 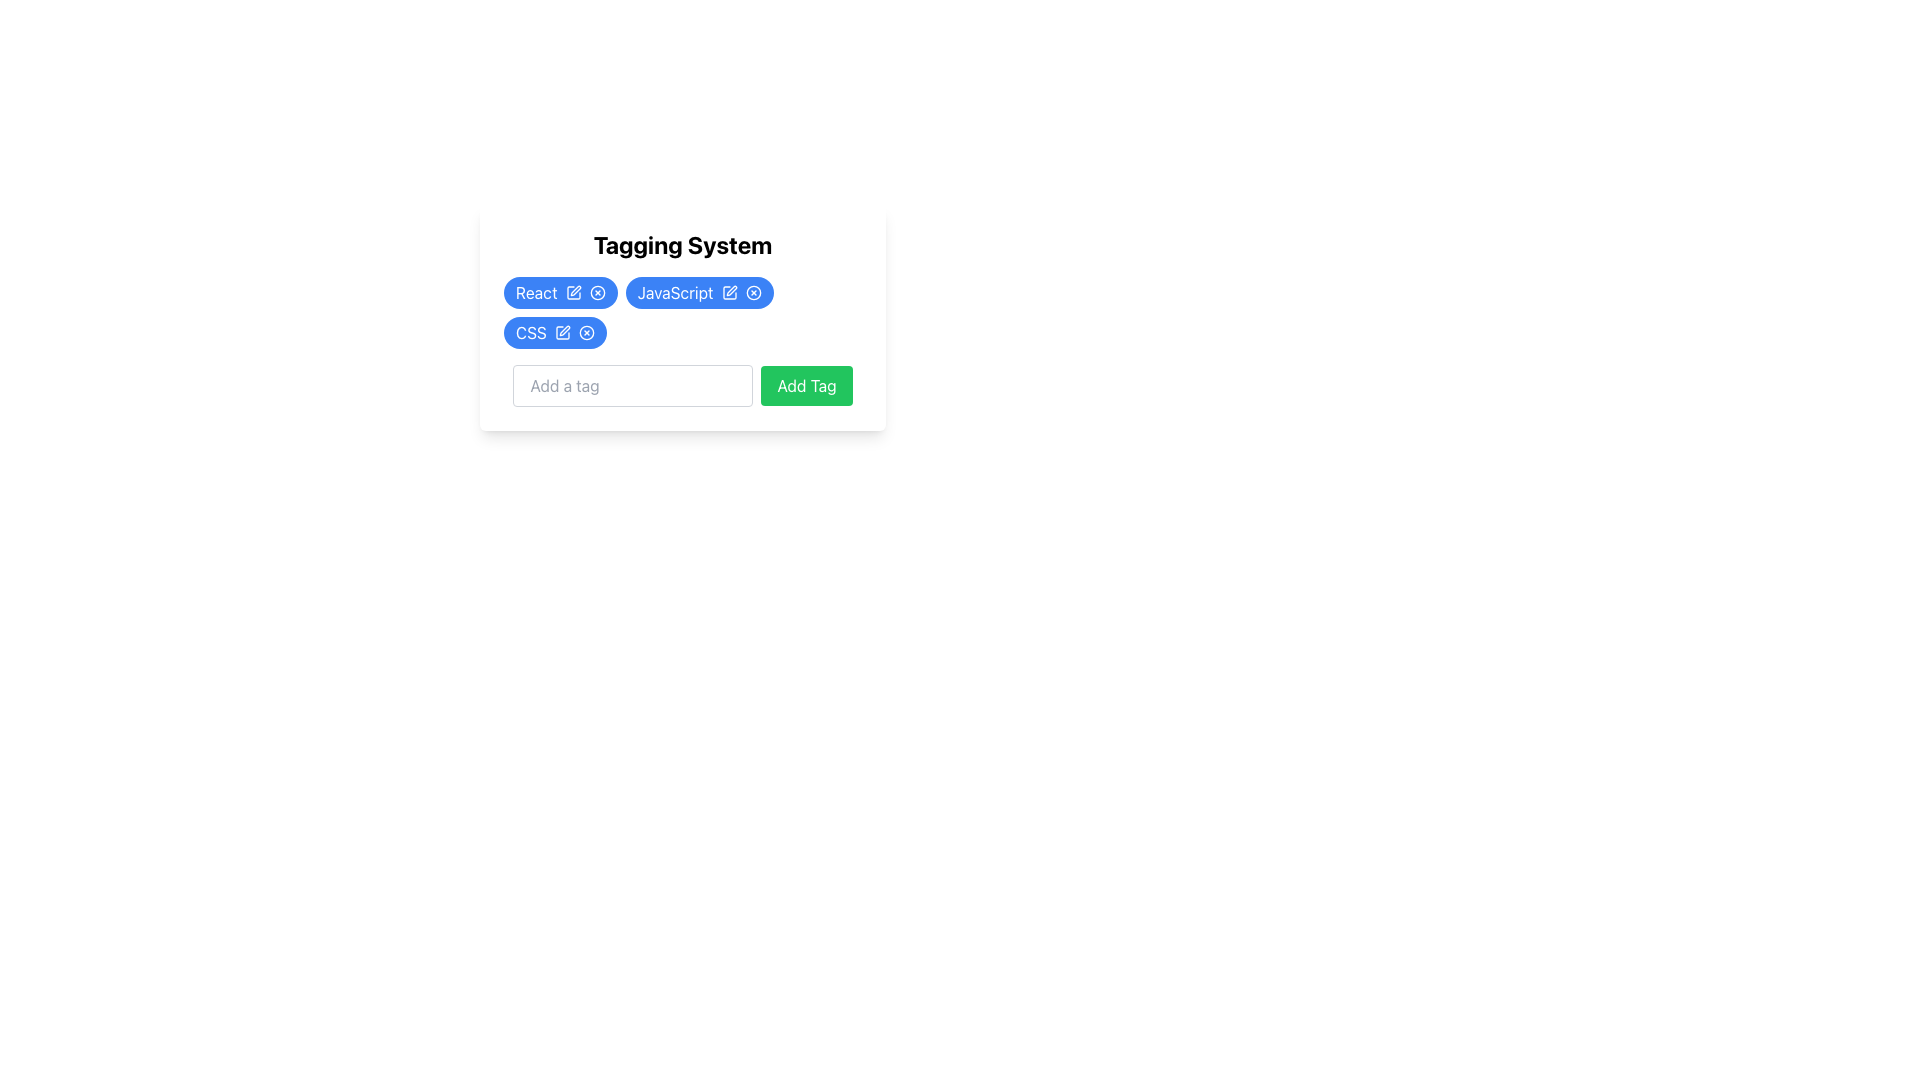 I want to click on the circular icon button with a blue background and a diagonal cross, located at the far right of the bottom row in the 'Tagging System' interface, so click(x=585, y=331).